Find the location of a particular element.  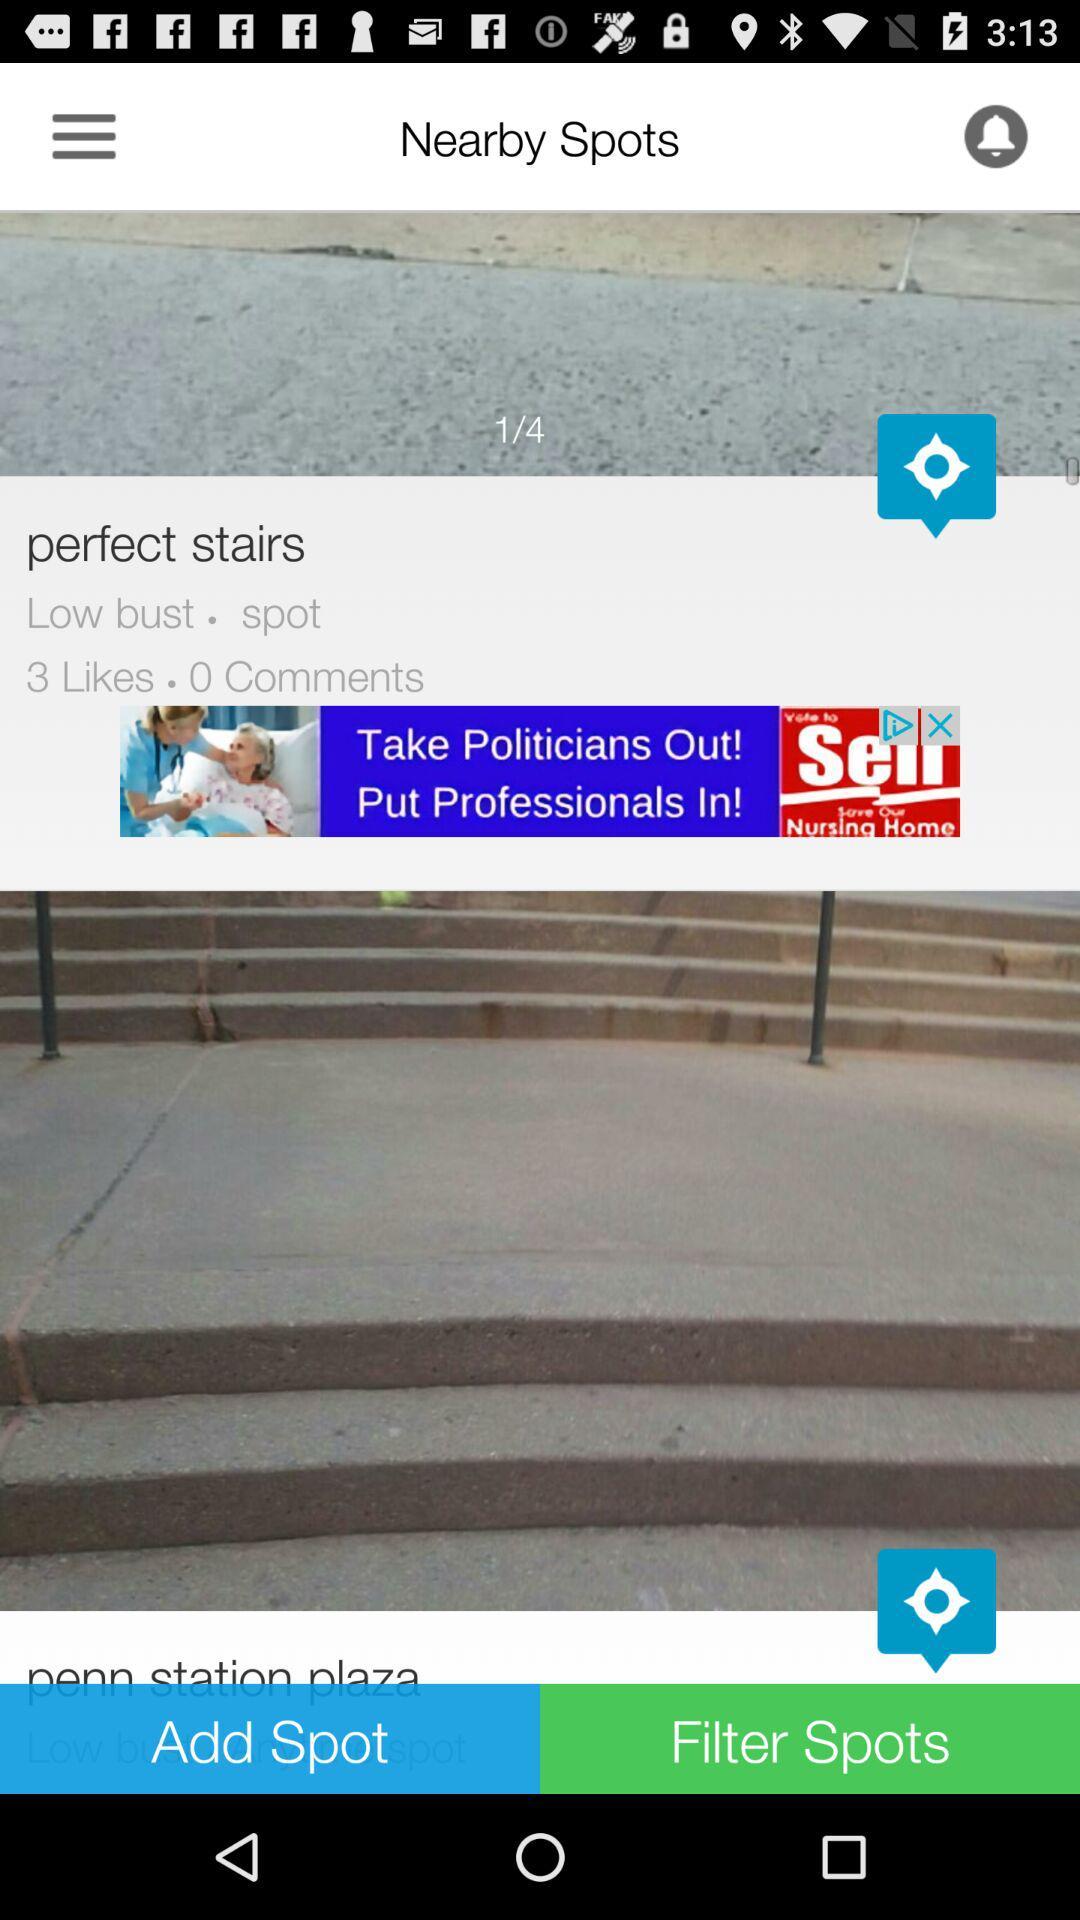

click on this advertisement is located at coordinates (540, 770).